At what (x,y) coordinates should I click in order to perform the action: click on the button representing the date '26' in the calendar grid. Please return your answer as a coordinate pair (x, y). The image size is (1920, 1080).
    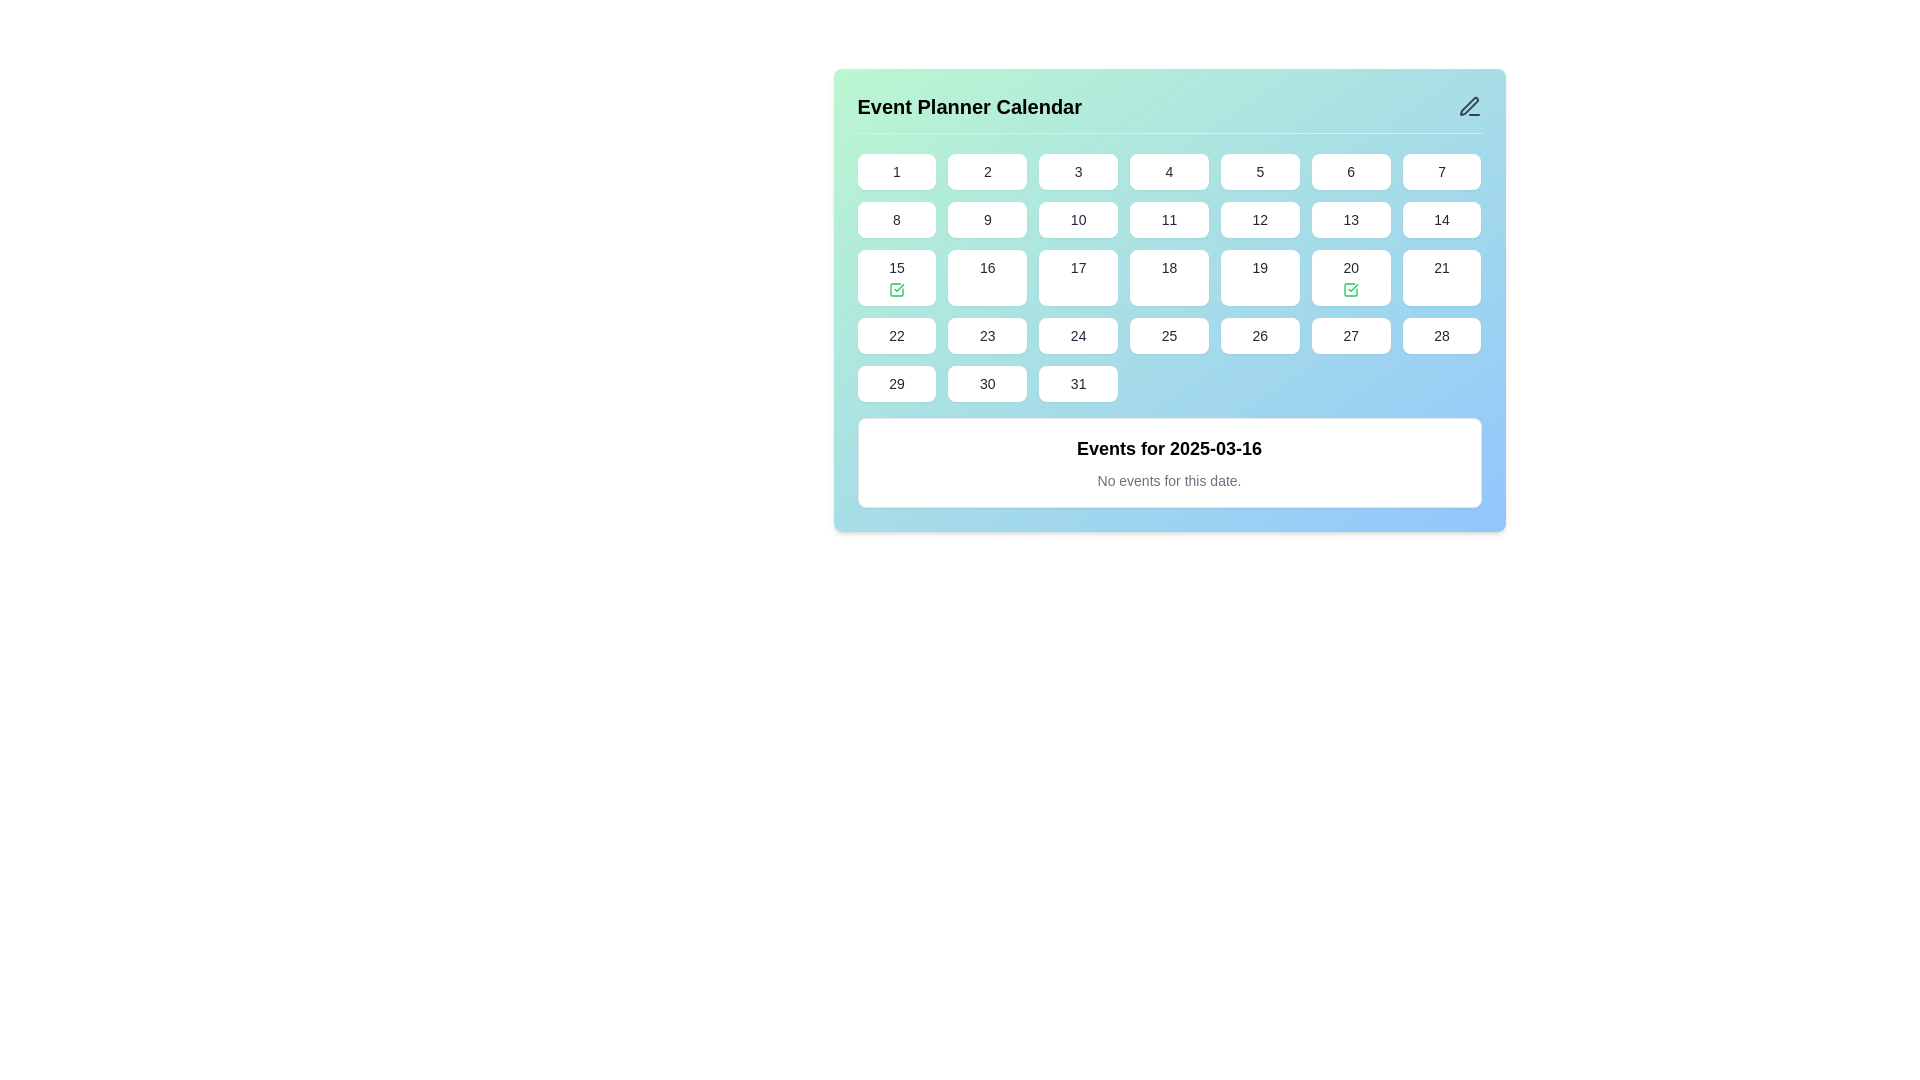
    Looking at the image, I should click on (1258, 334).